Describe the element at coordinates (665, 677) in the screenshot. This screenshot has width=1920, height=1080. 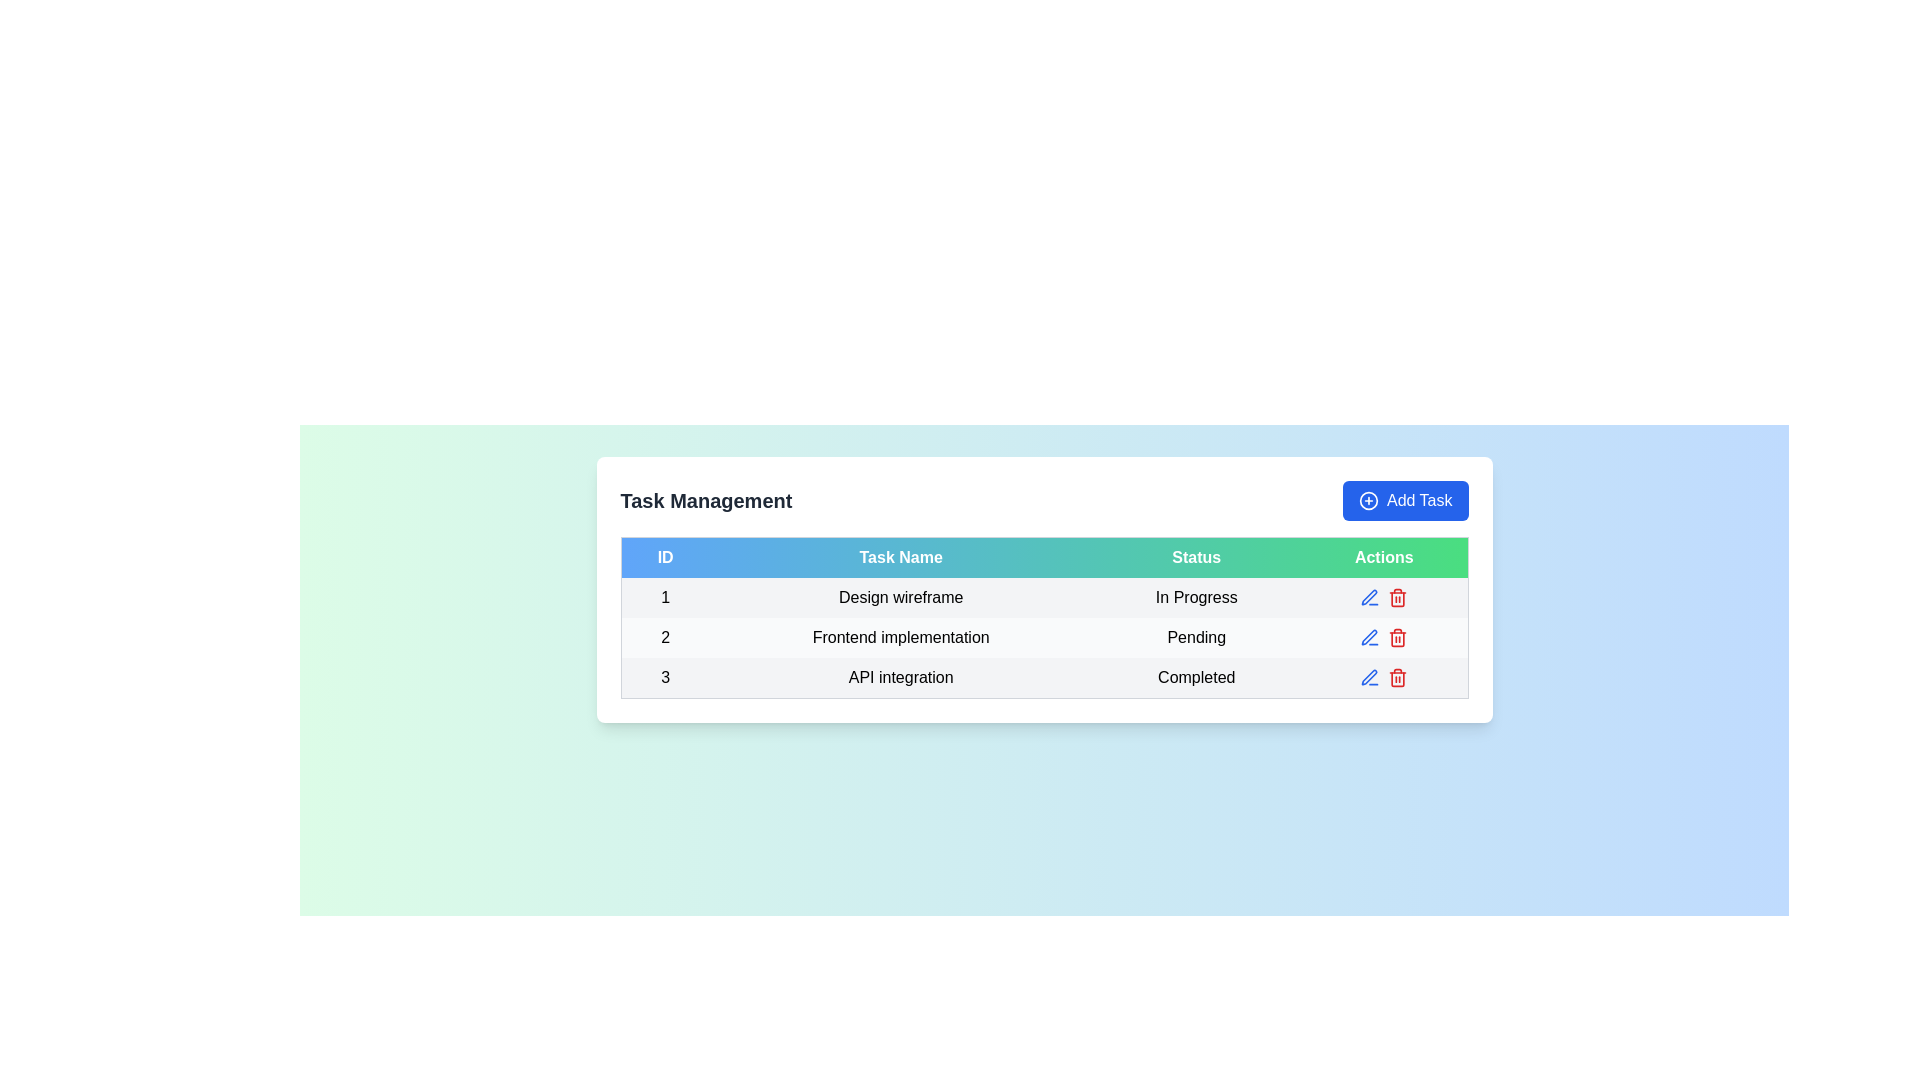
I see `the Text Label representing the unique identifier of the task titled 'API integration' in the task management system` at that location.